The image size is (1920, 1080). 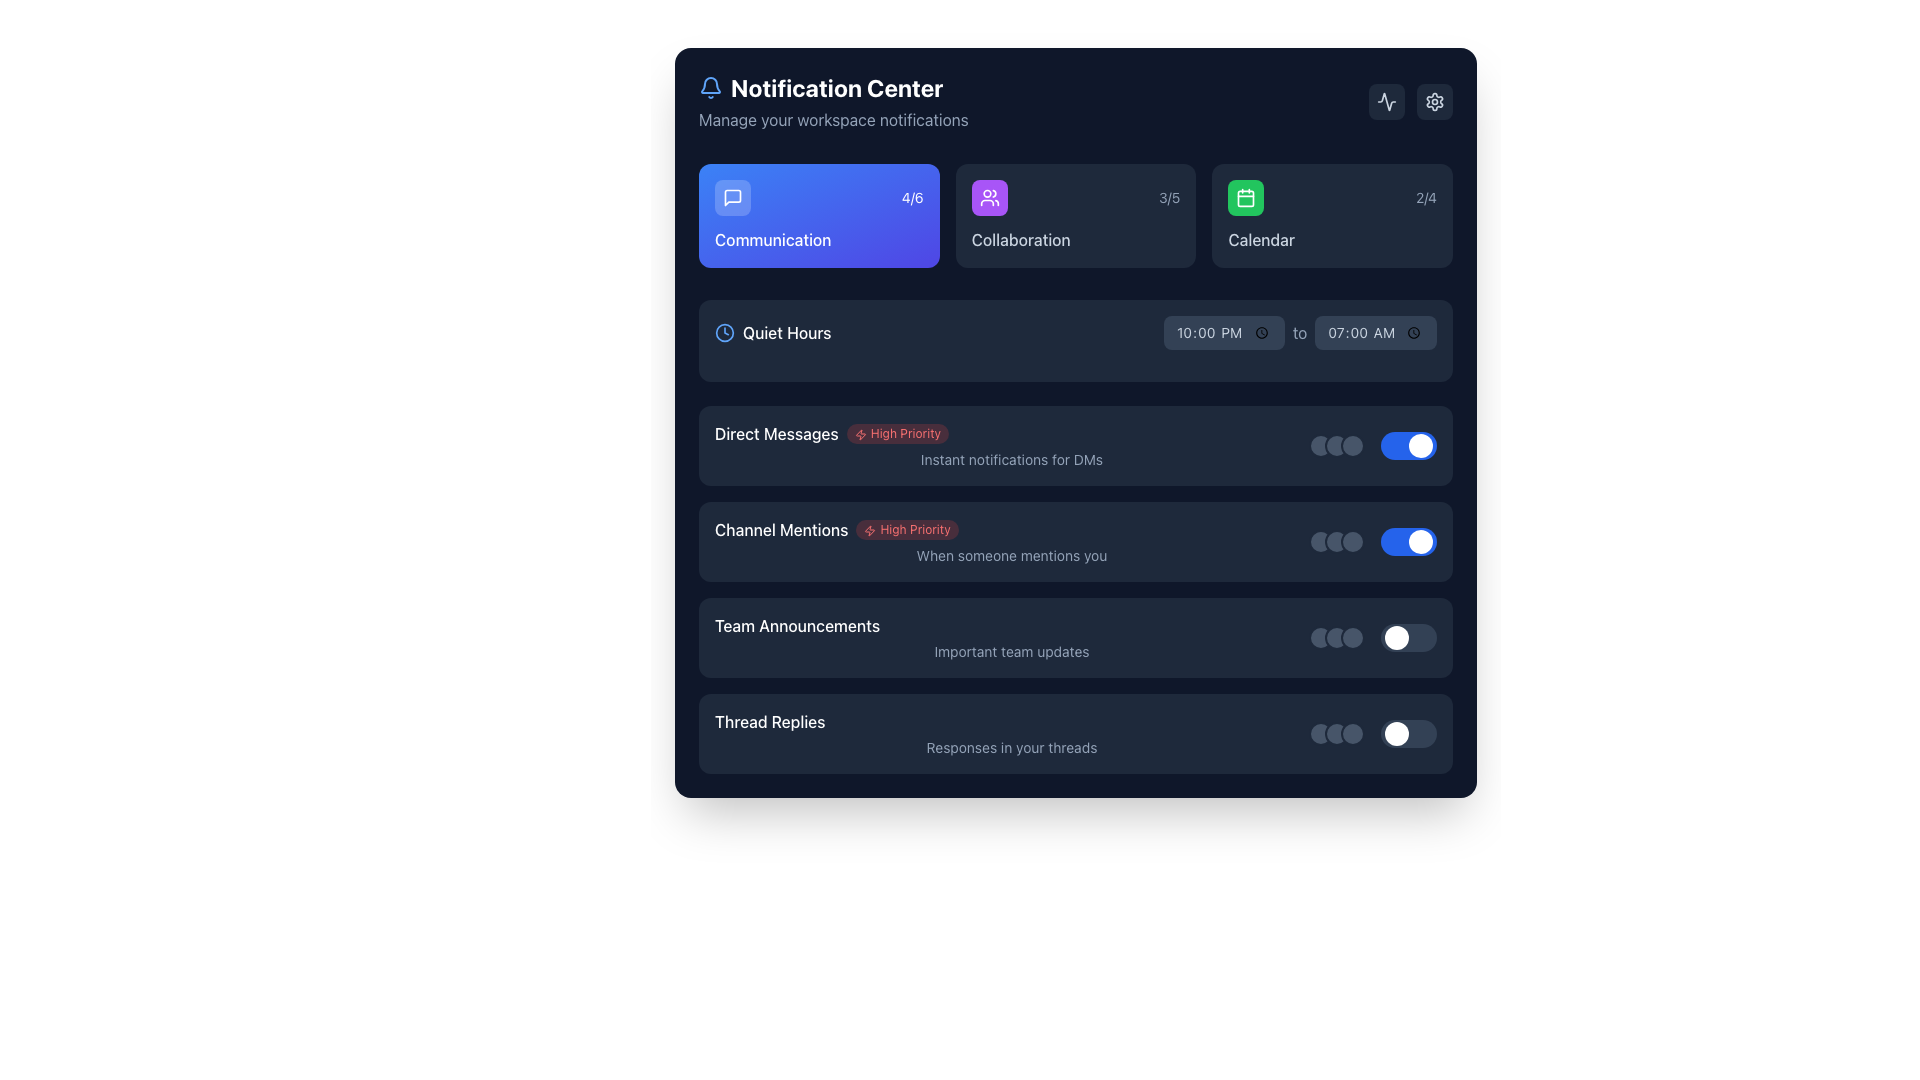 I want to click on the 'Notification Center' text header with the associated blue bell icon, which is prominently displayed on a dark navy background at the top of the interface, so click(x=833, y=87).